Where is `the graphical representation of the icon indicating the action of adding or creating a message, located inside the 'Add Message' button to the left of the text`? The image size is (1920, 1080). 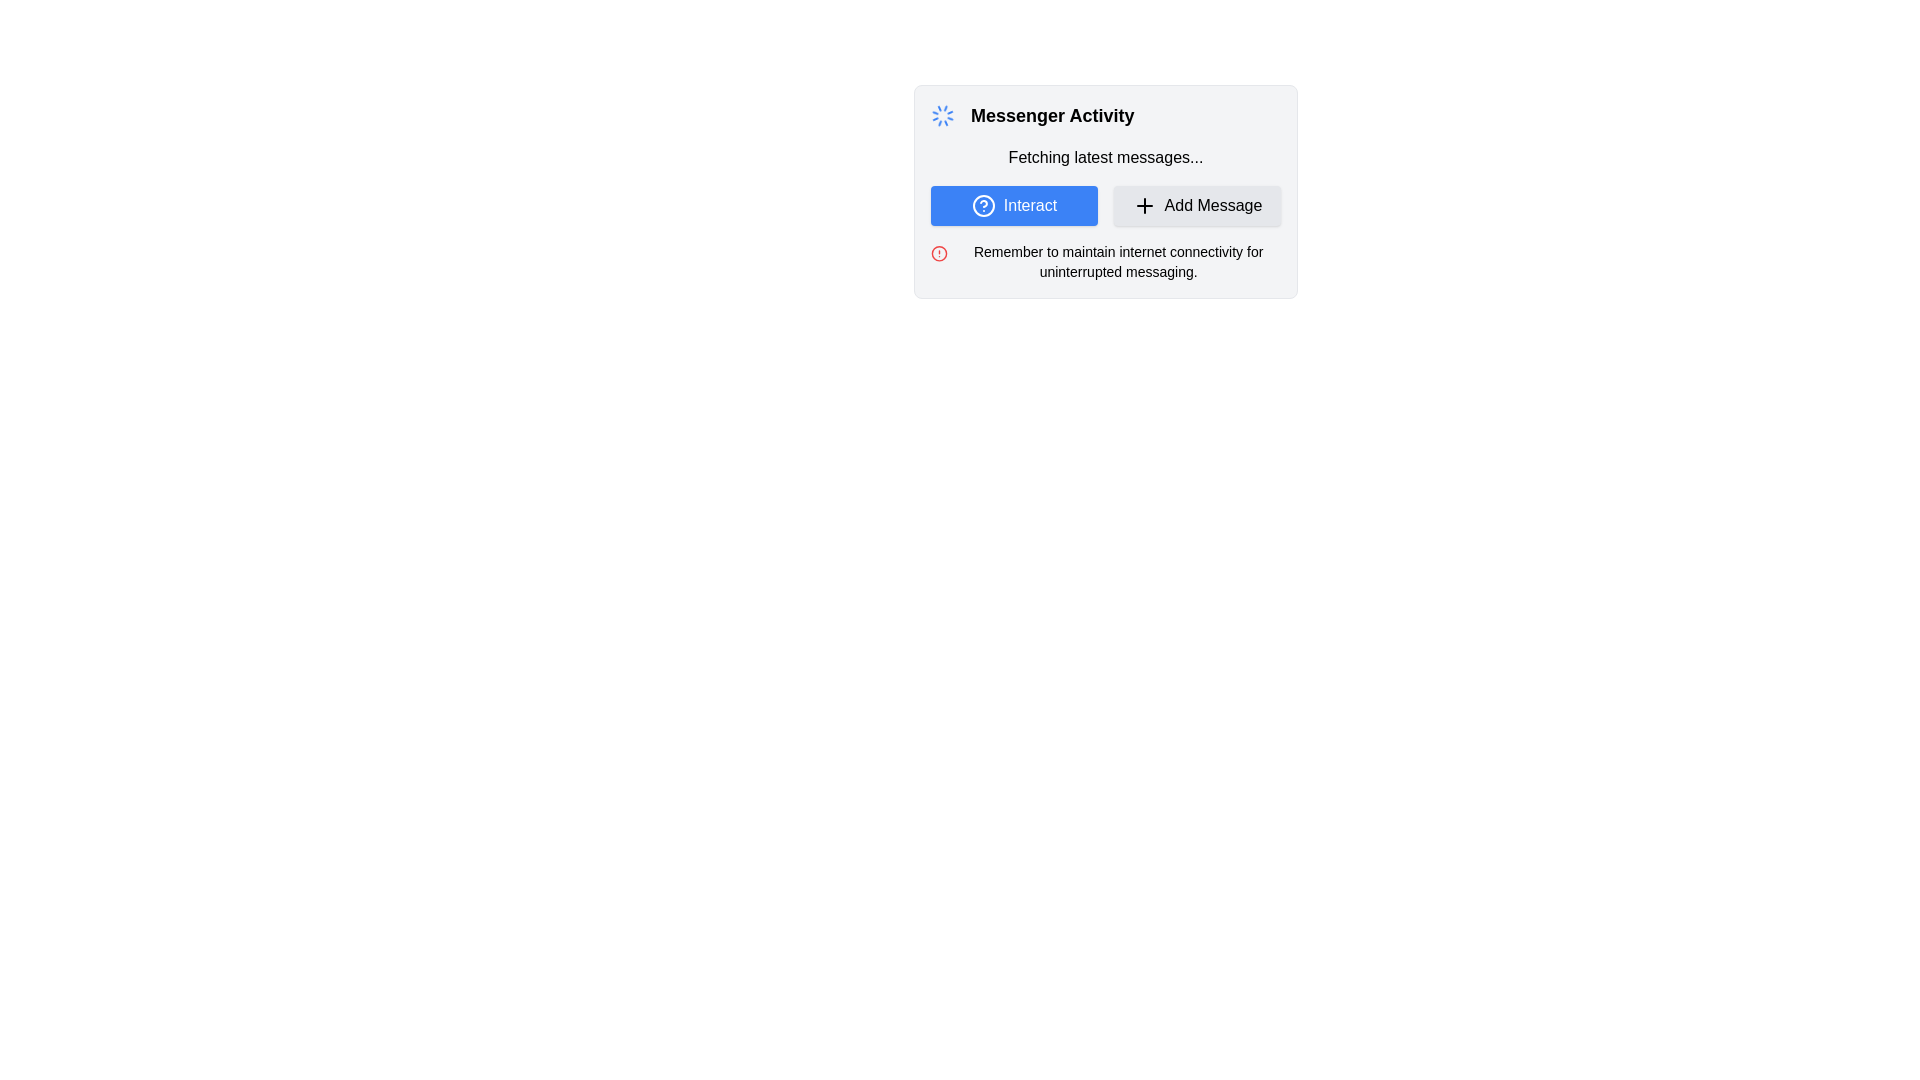 the graphical representation of the icon indicating the action of adding or creating a message, located inside the 'Add Message' button to the left of the text is located at coordinates (1144, 205).